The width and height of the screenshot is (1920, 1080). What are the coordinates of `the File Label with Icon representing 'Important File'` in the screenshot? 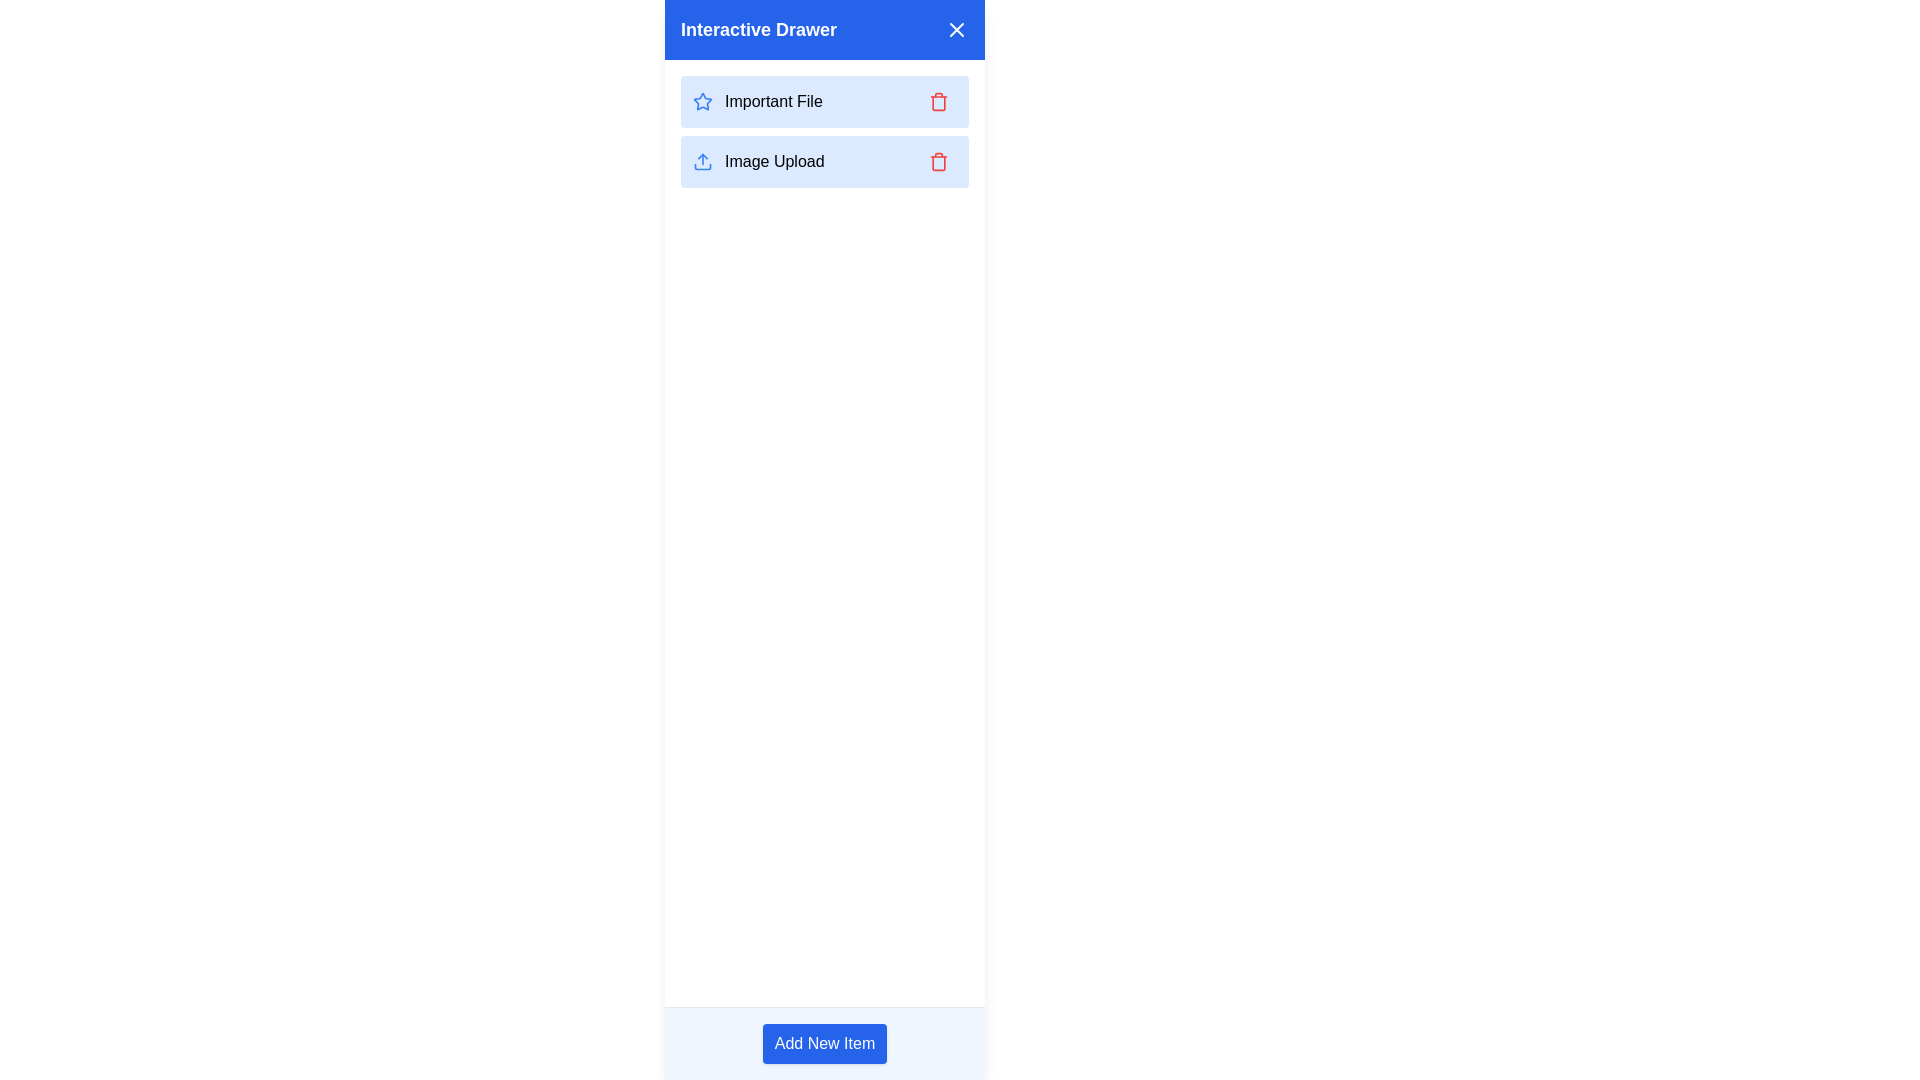 It's located at (756, 101).